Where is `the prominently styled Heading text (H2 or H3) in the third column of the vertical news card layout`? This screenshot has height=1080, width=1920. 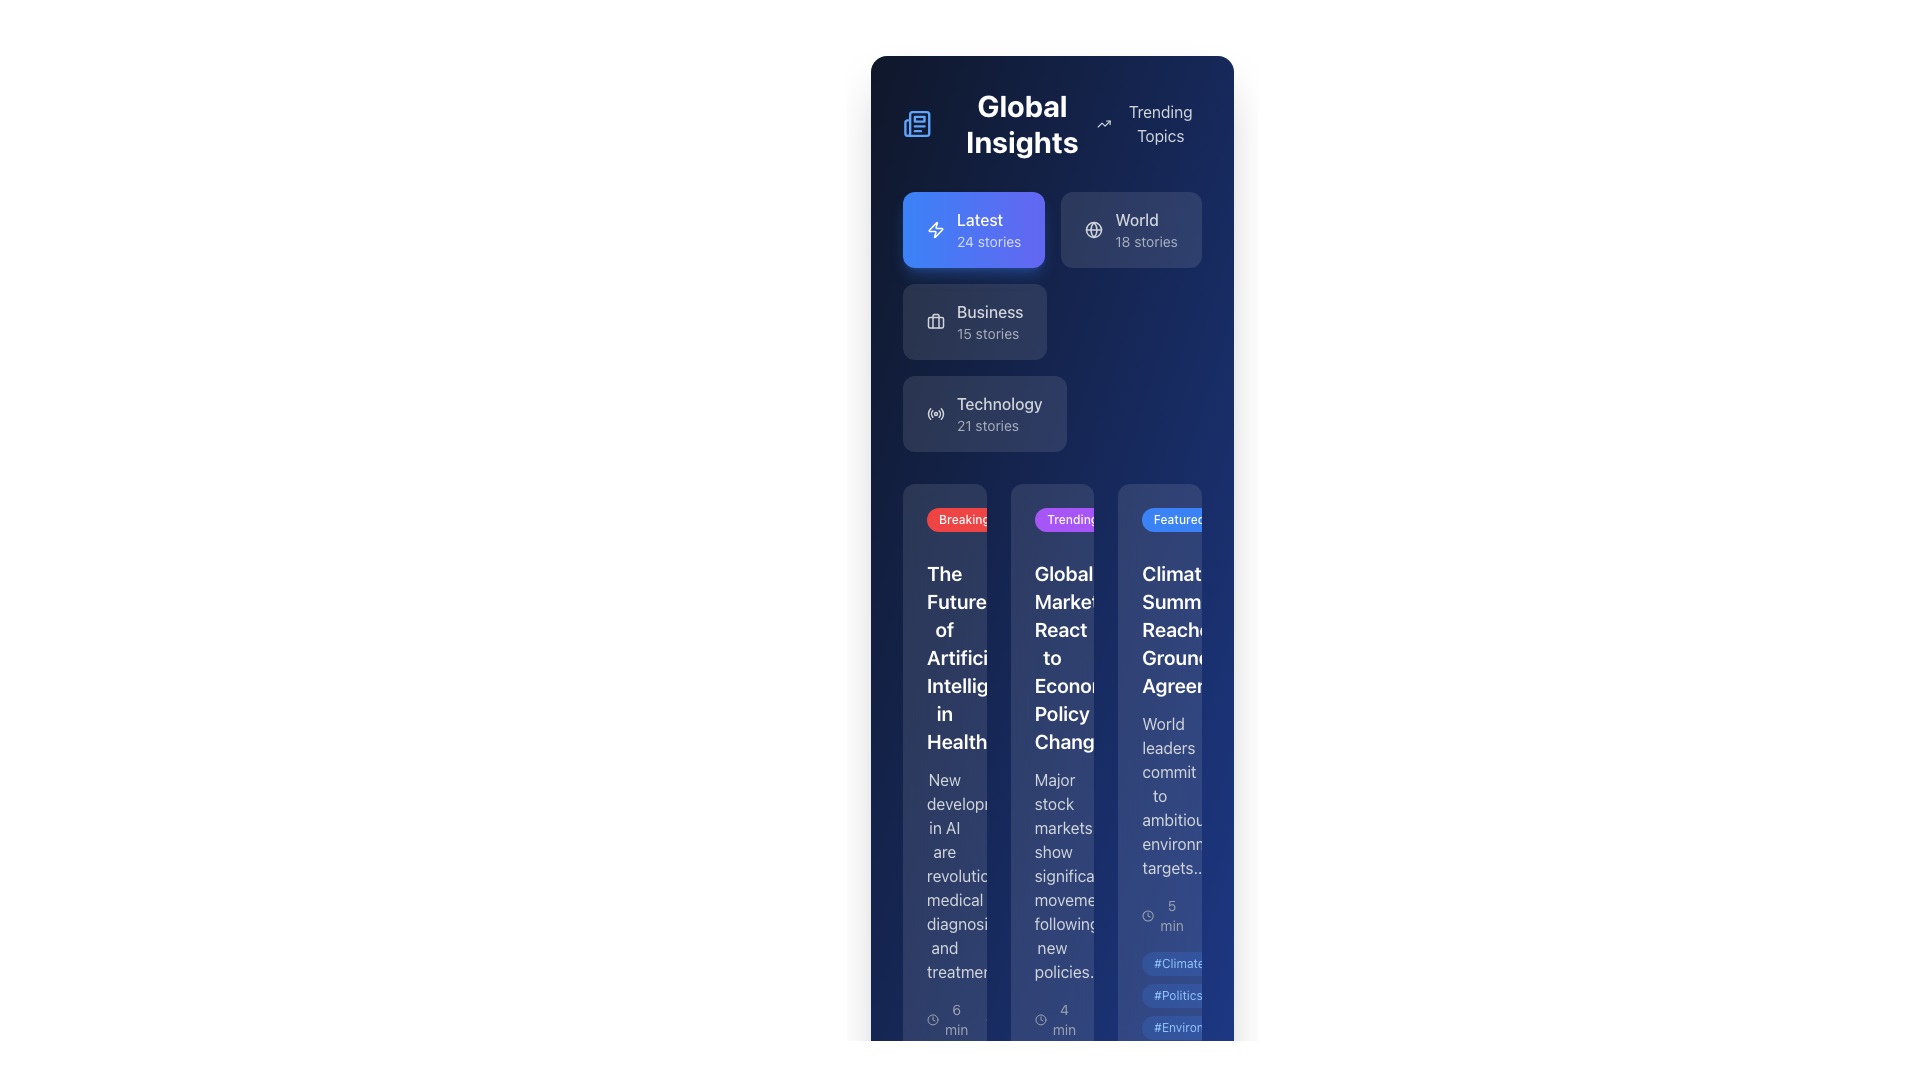
the prominently styled Heading text (H2 or H3) in the third column of the vertical news card layout is located at coordinates (1160, 628).